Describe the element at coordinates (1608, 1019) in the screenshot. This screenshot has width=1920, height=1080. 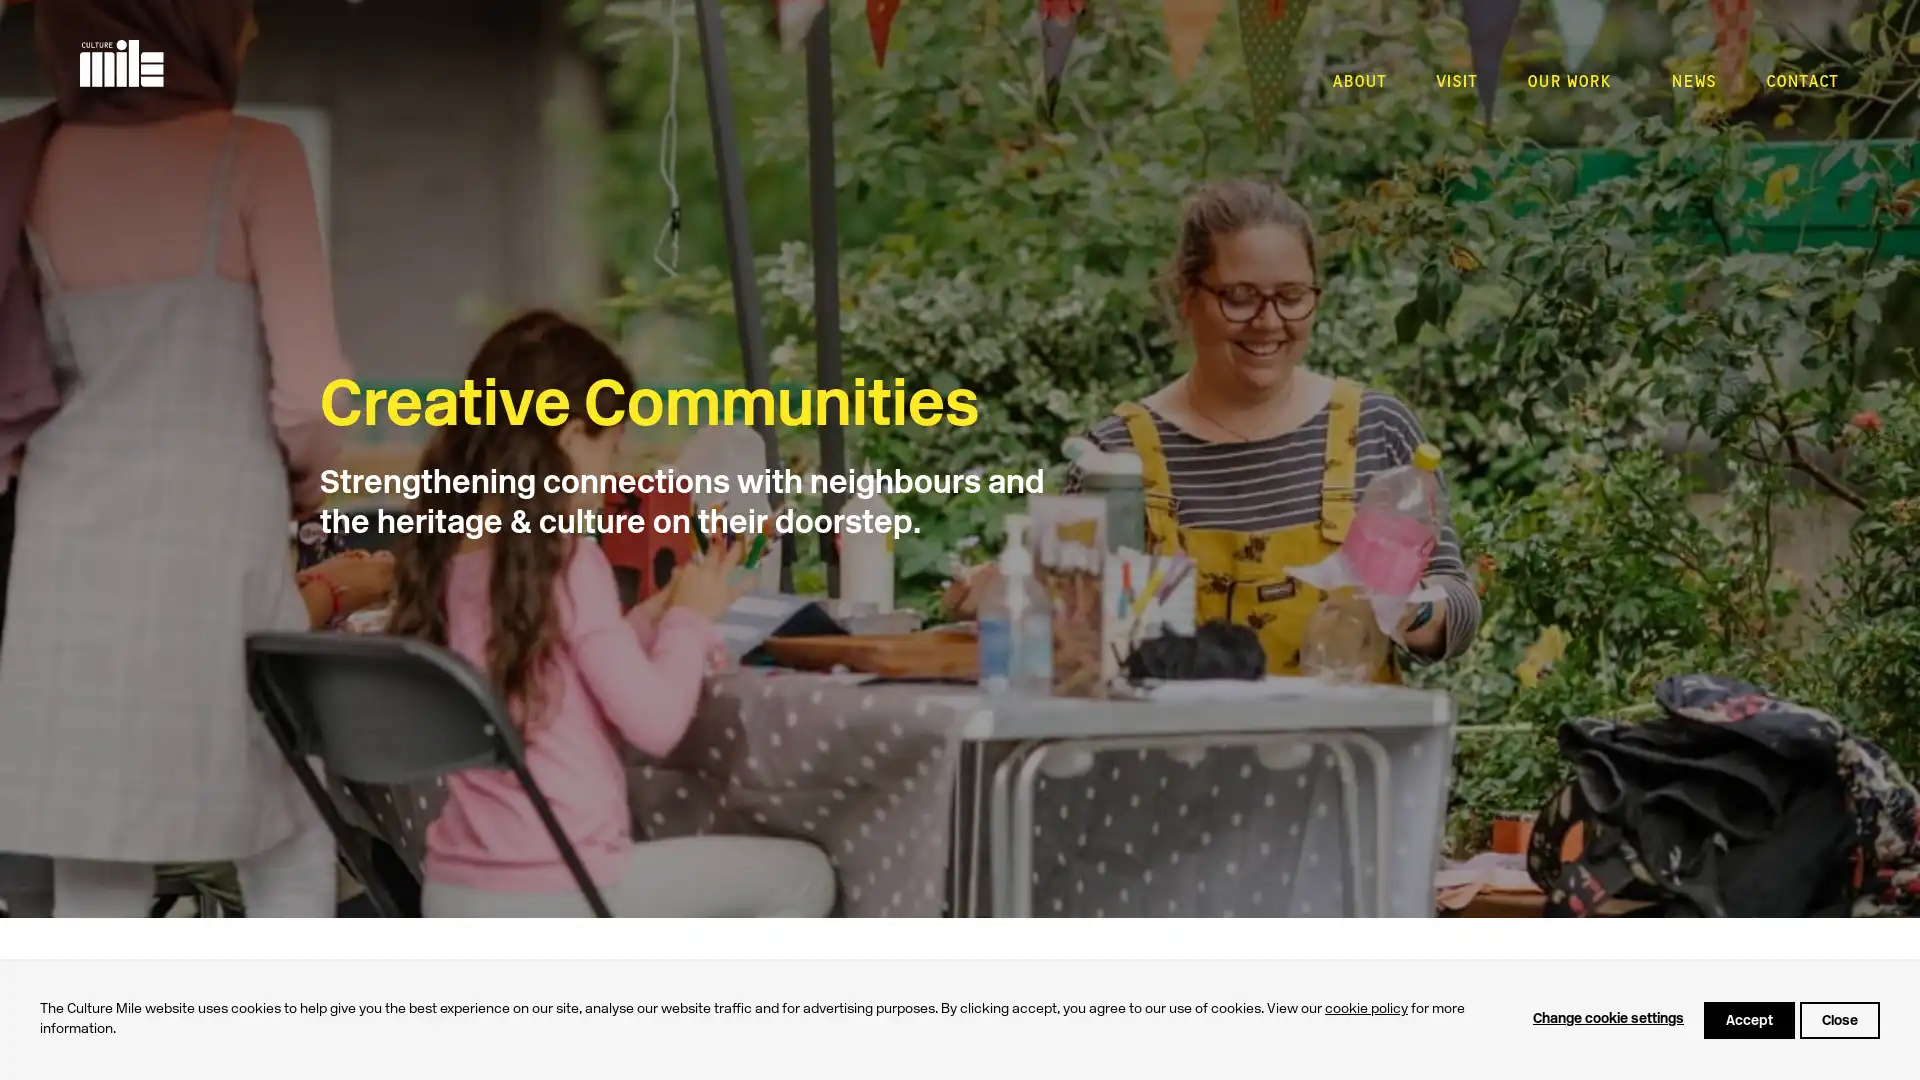
I see `Change cookie settings` at that location.